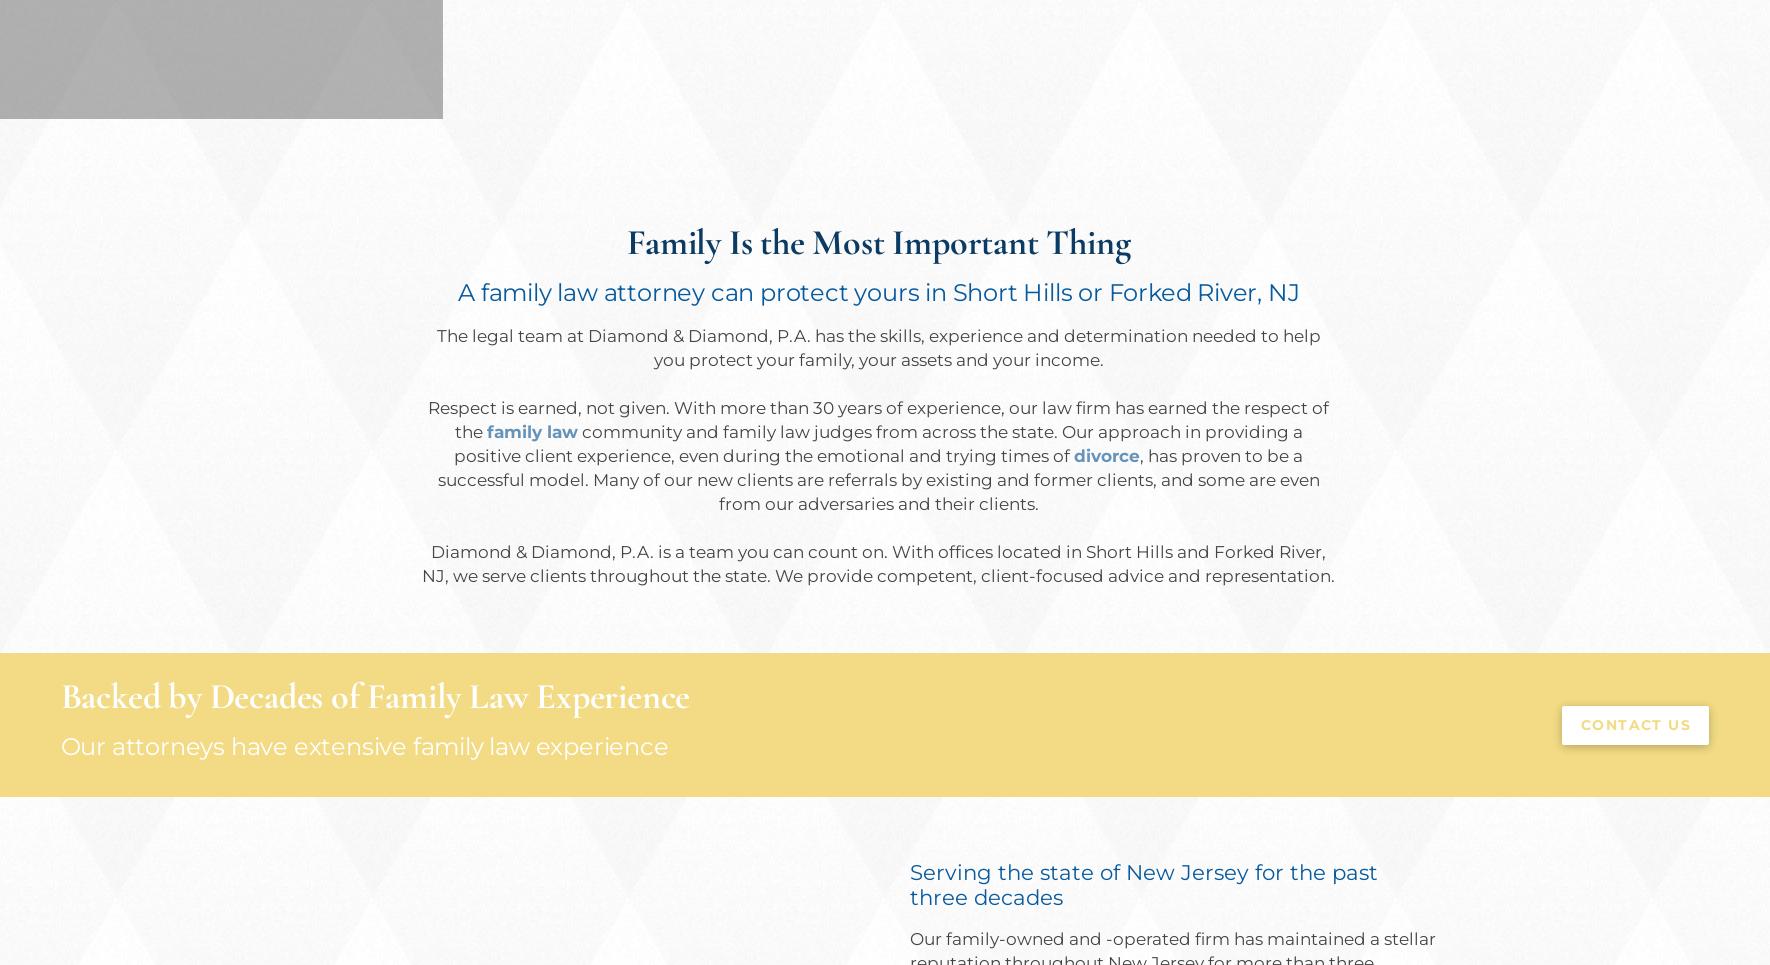  Describe the element at coordinates (877, 478) in the screenshot. I see `', has proven to be a successful model. Many of our new clients are referrals by existing and former clients, and some are even from our adversaries and their clients.'` at that location.